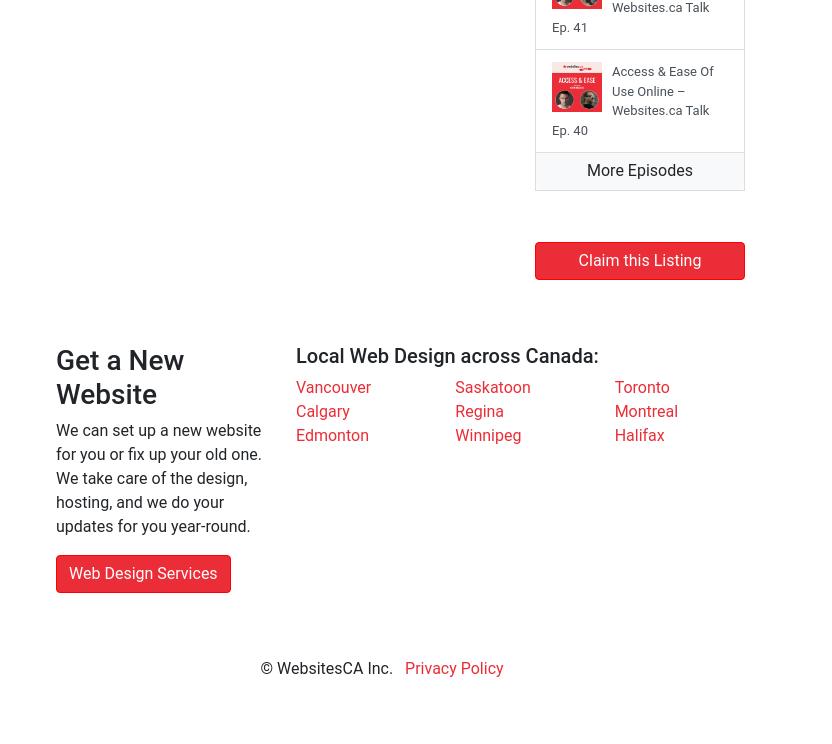  What do you see at coordinates (294, 435) in the screenshot?
I see `'Edmonton'` at bounding box center [294, 435].